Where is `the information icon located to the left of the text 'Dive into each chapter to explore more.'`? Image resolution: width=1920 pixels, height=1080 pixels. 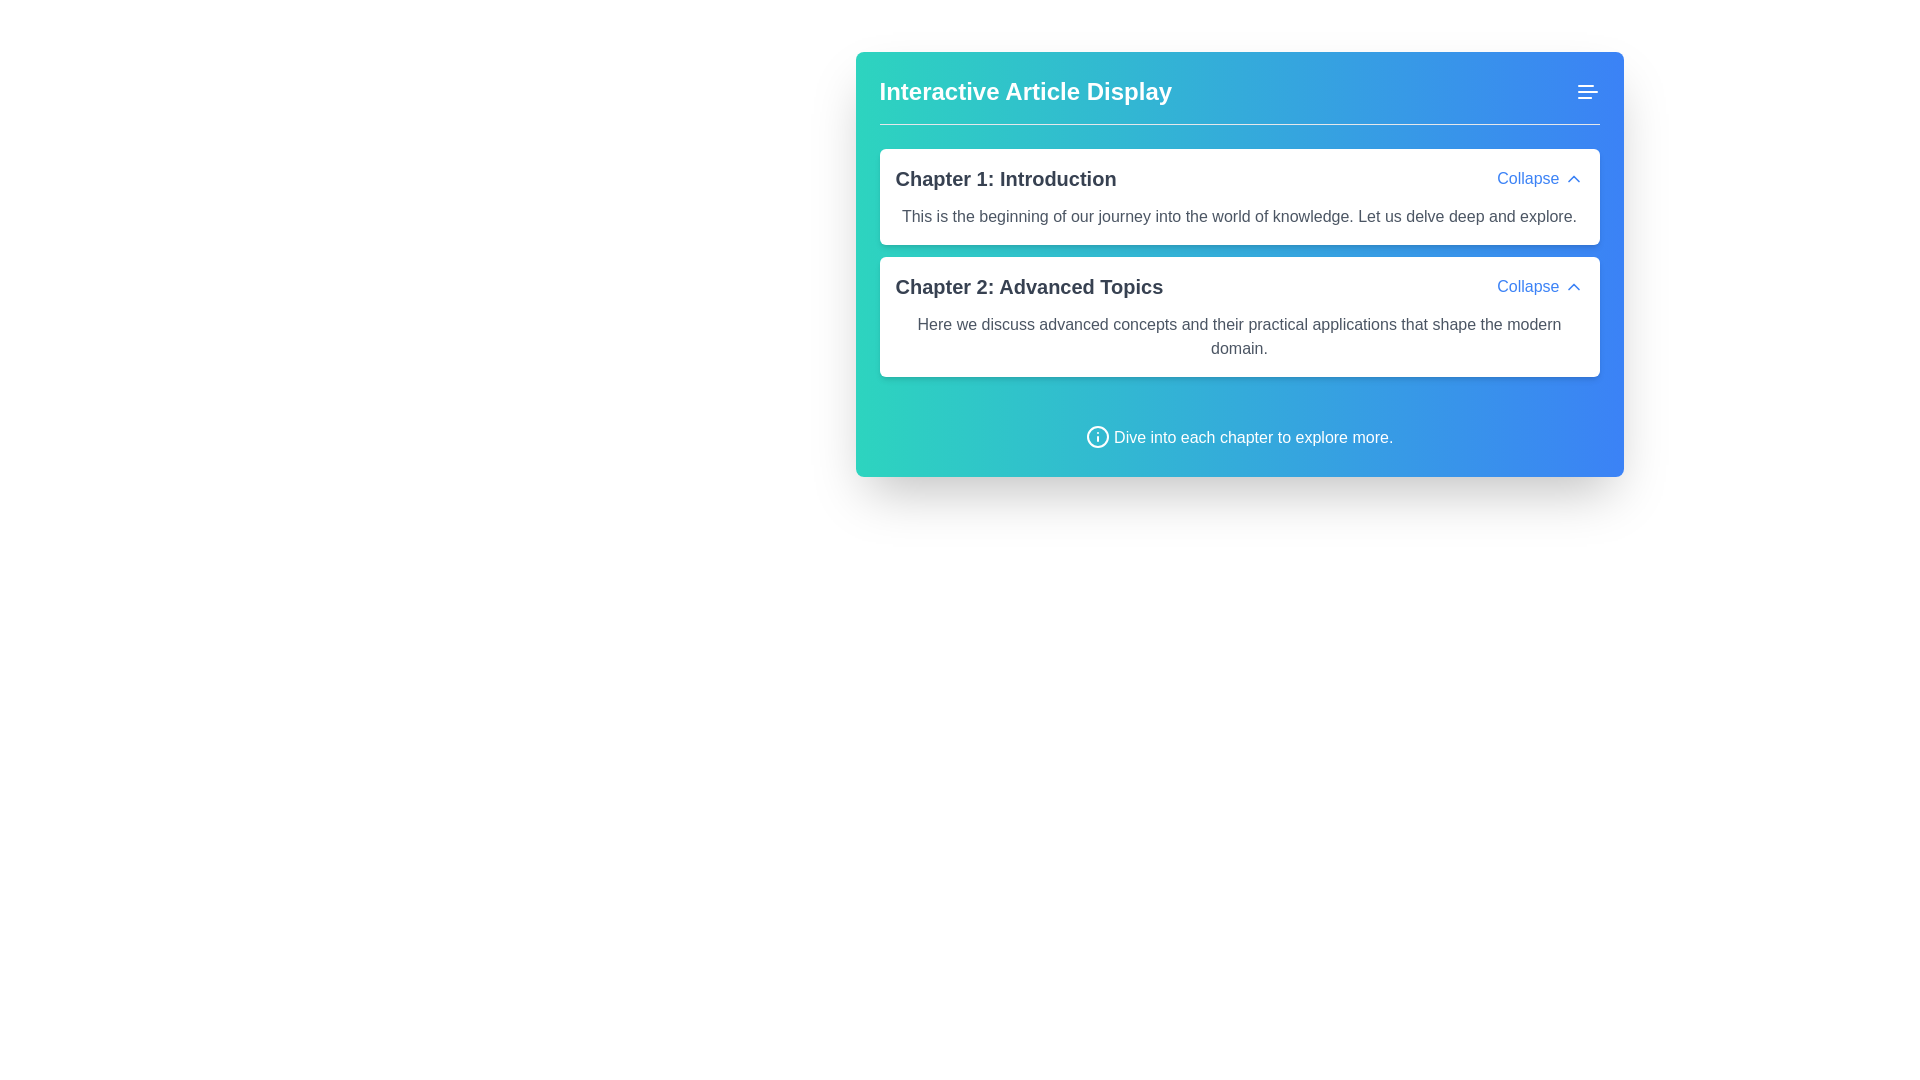 the information icon located to the left of the text 'Dive into each chapter to explore more.' is located at coordinates (1096, 435).